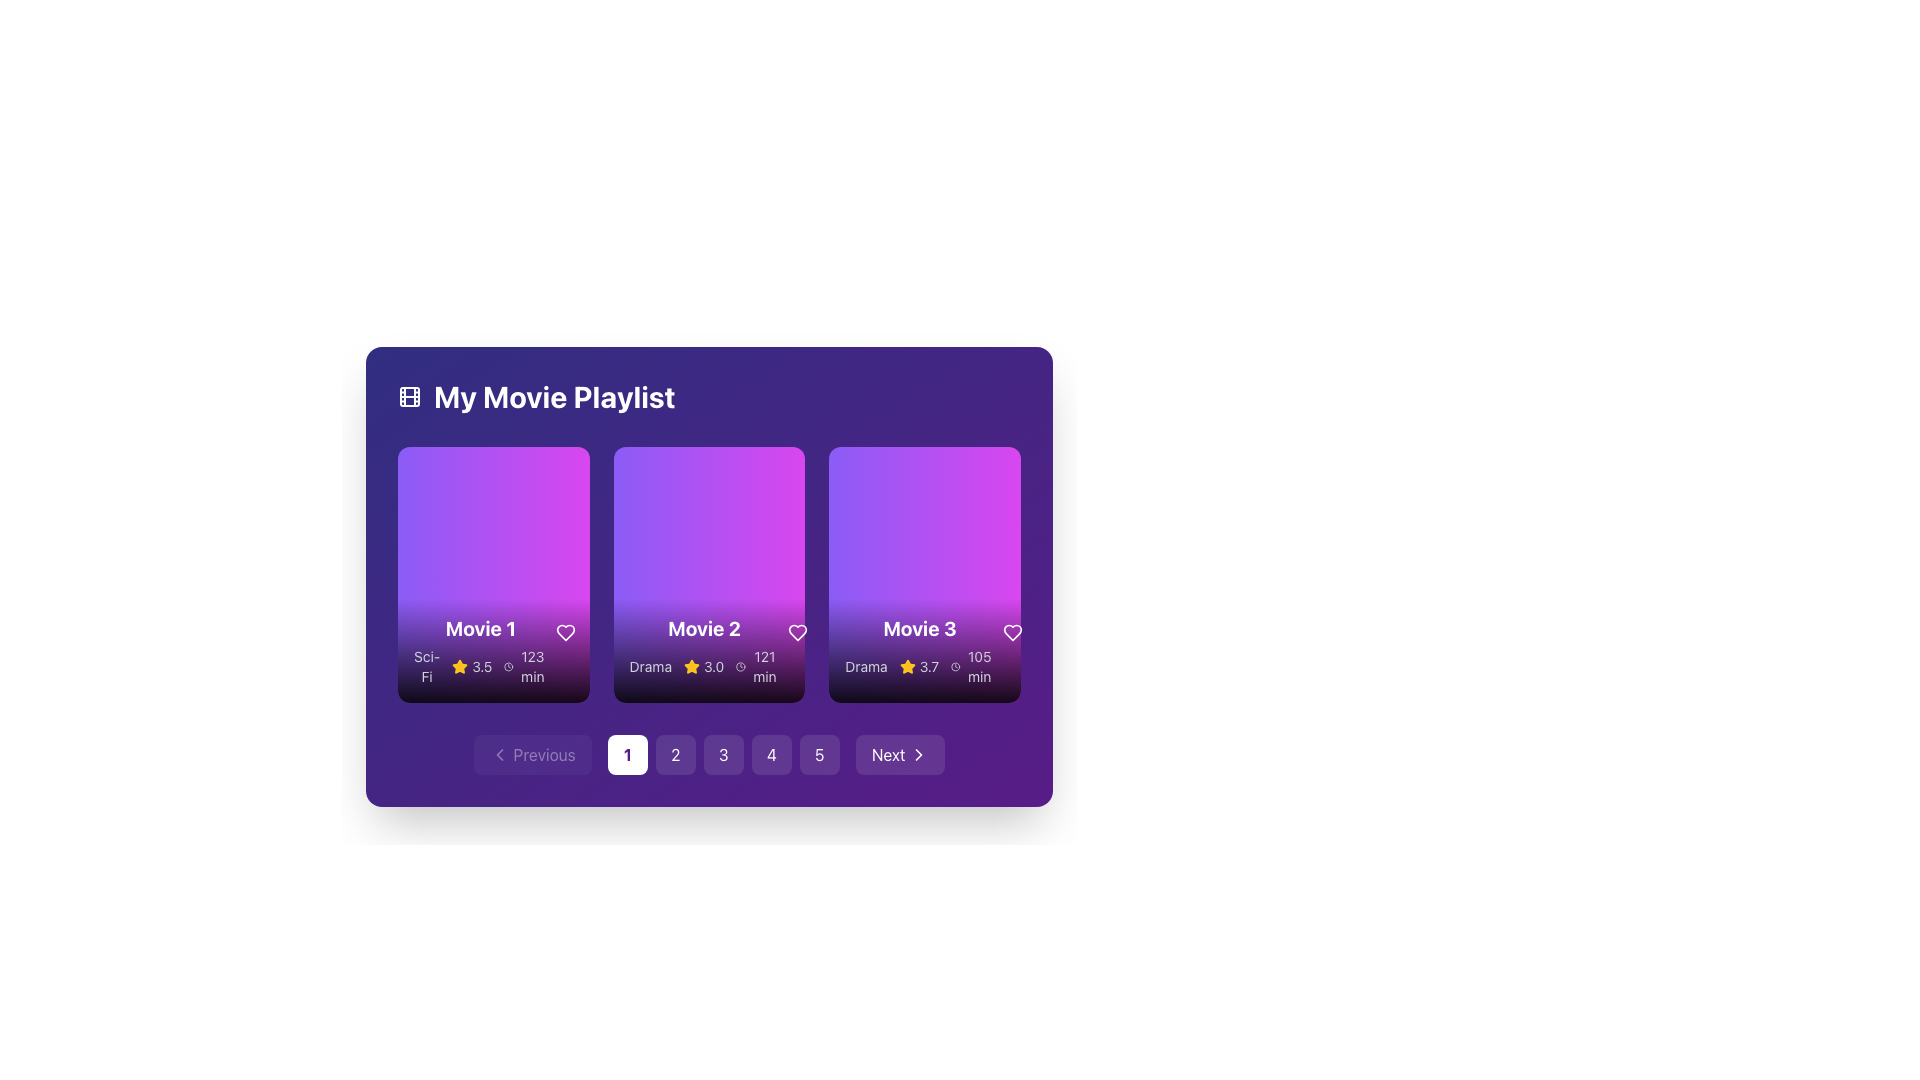  What do you see at coordinates (1012, 632) in the screenshot?
I see `the button for marking 'Movie 3' as a favorite, located at the lower-right corner of the 'Movie 3' card adjacent to the runtime text '105 min'` at bounding box center [1012, 632].